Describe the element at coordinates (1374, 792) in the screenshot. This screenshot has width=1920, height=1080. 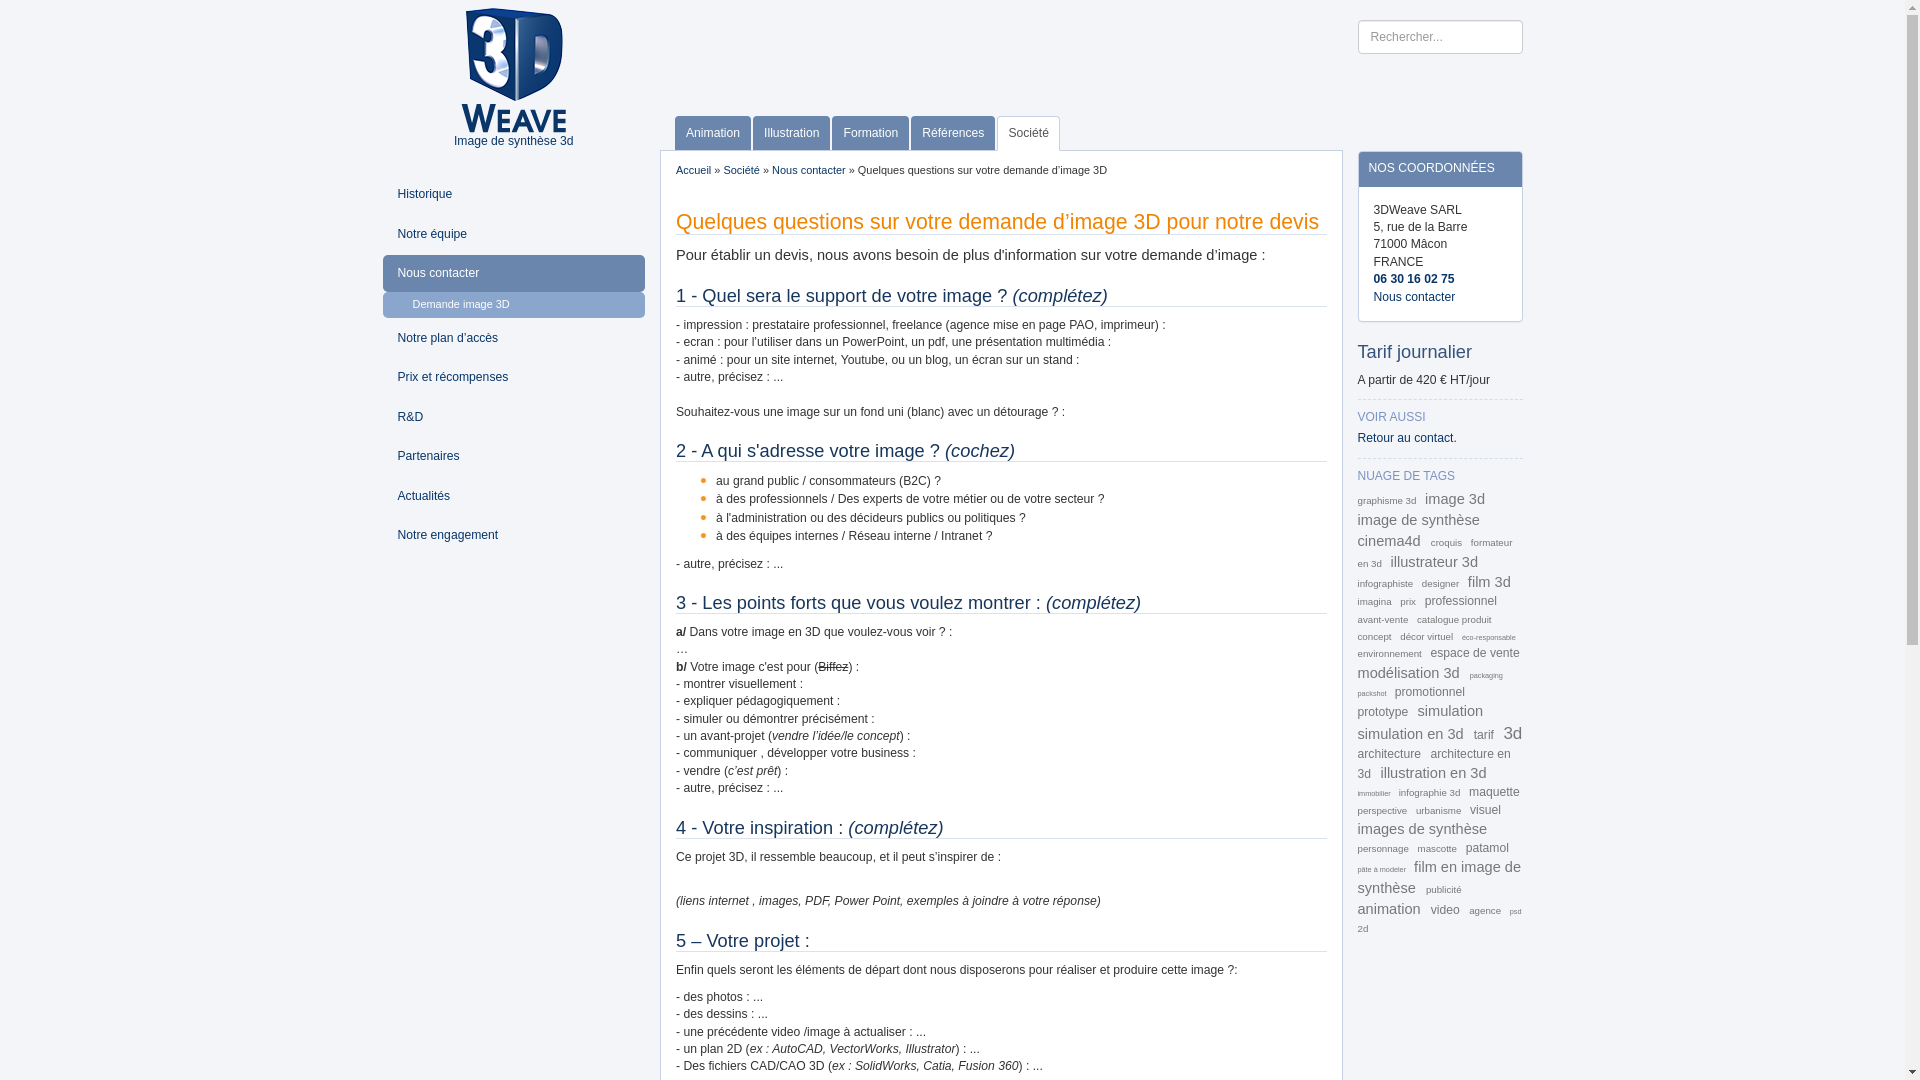
I see `'immobilier'` at that location.